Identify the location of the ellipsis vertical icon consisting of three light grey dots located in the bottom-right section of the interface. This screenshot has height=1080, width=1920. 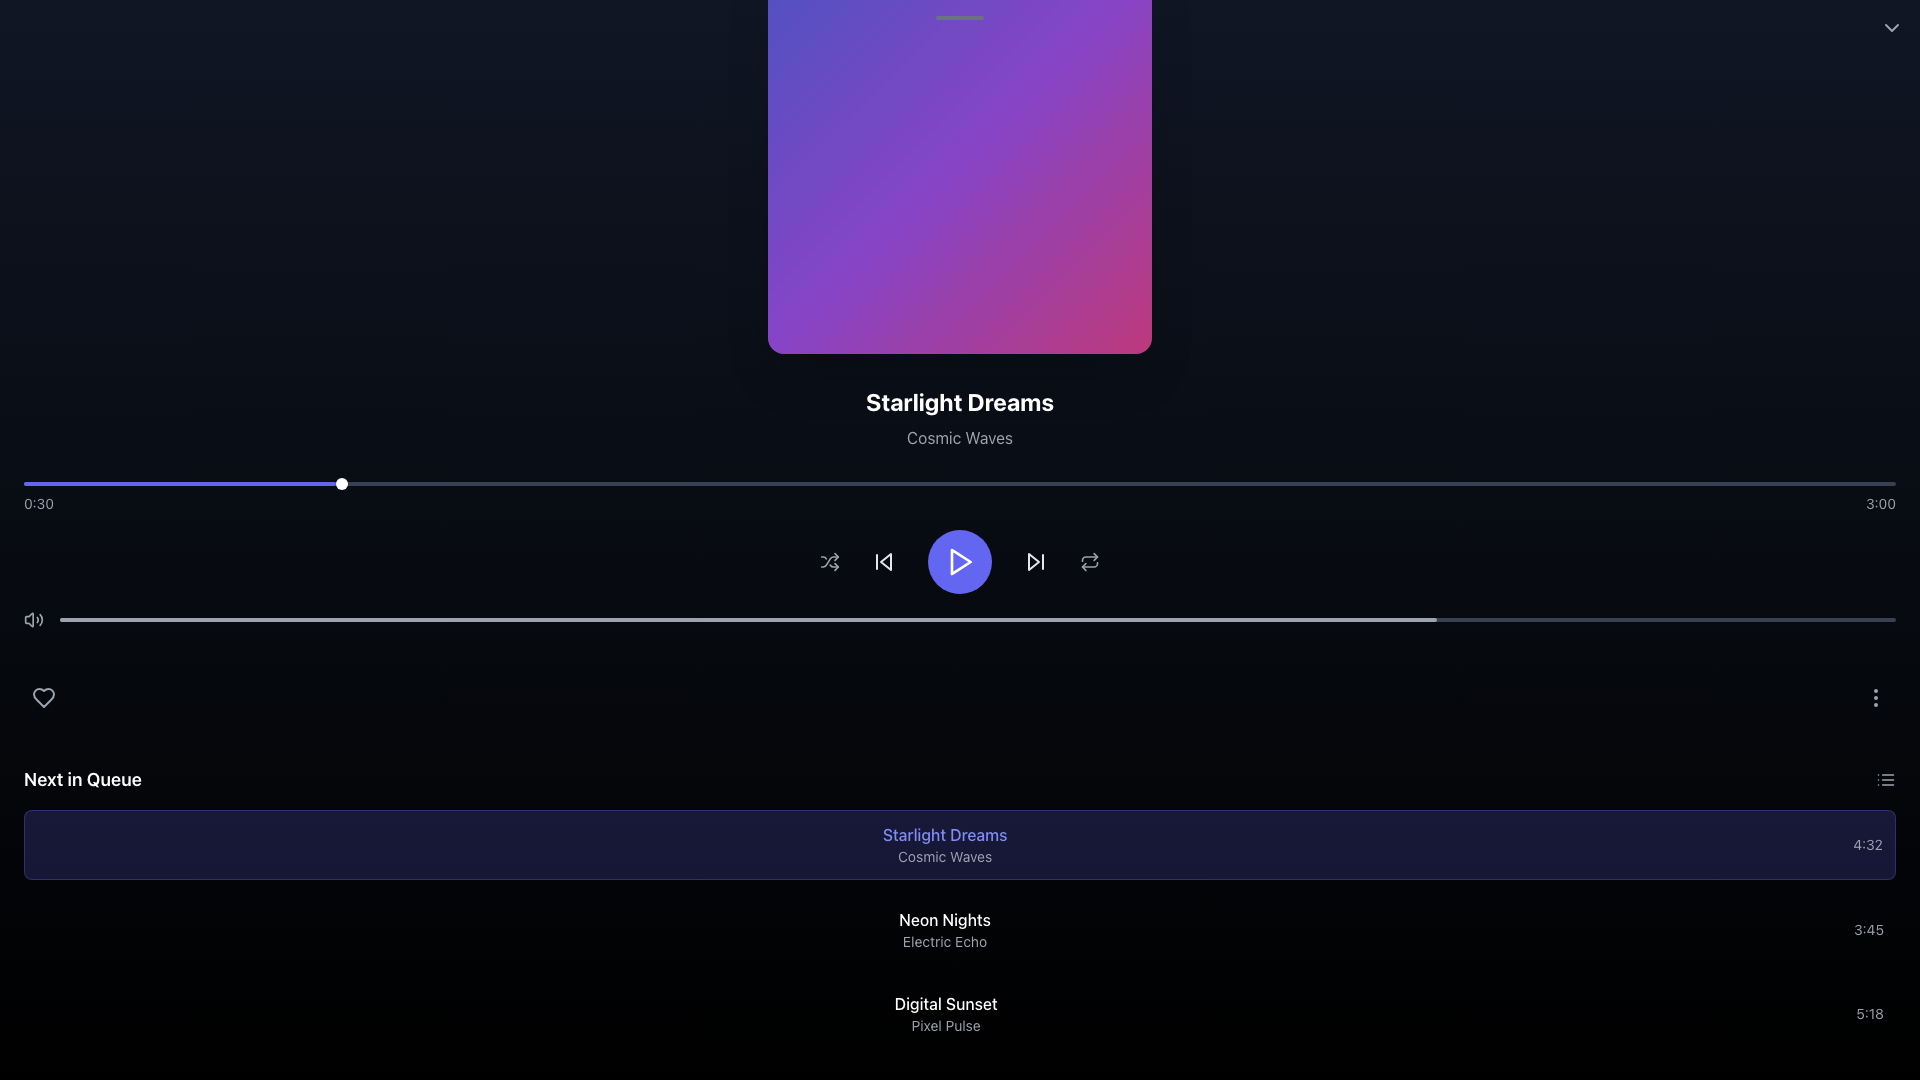
(1875, 697).